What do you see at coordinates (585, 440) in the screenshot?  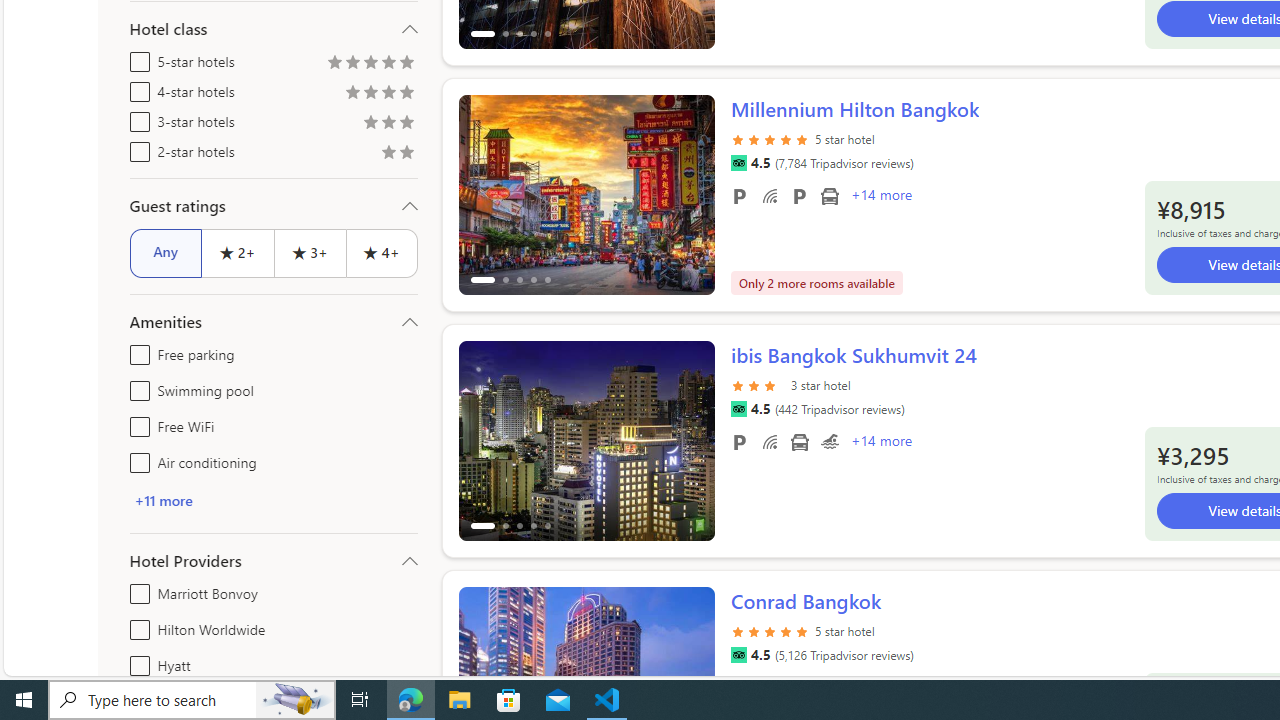 I see `'Slide 1'` at bounding box center [585, 440].